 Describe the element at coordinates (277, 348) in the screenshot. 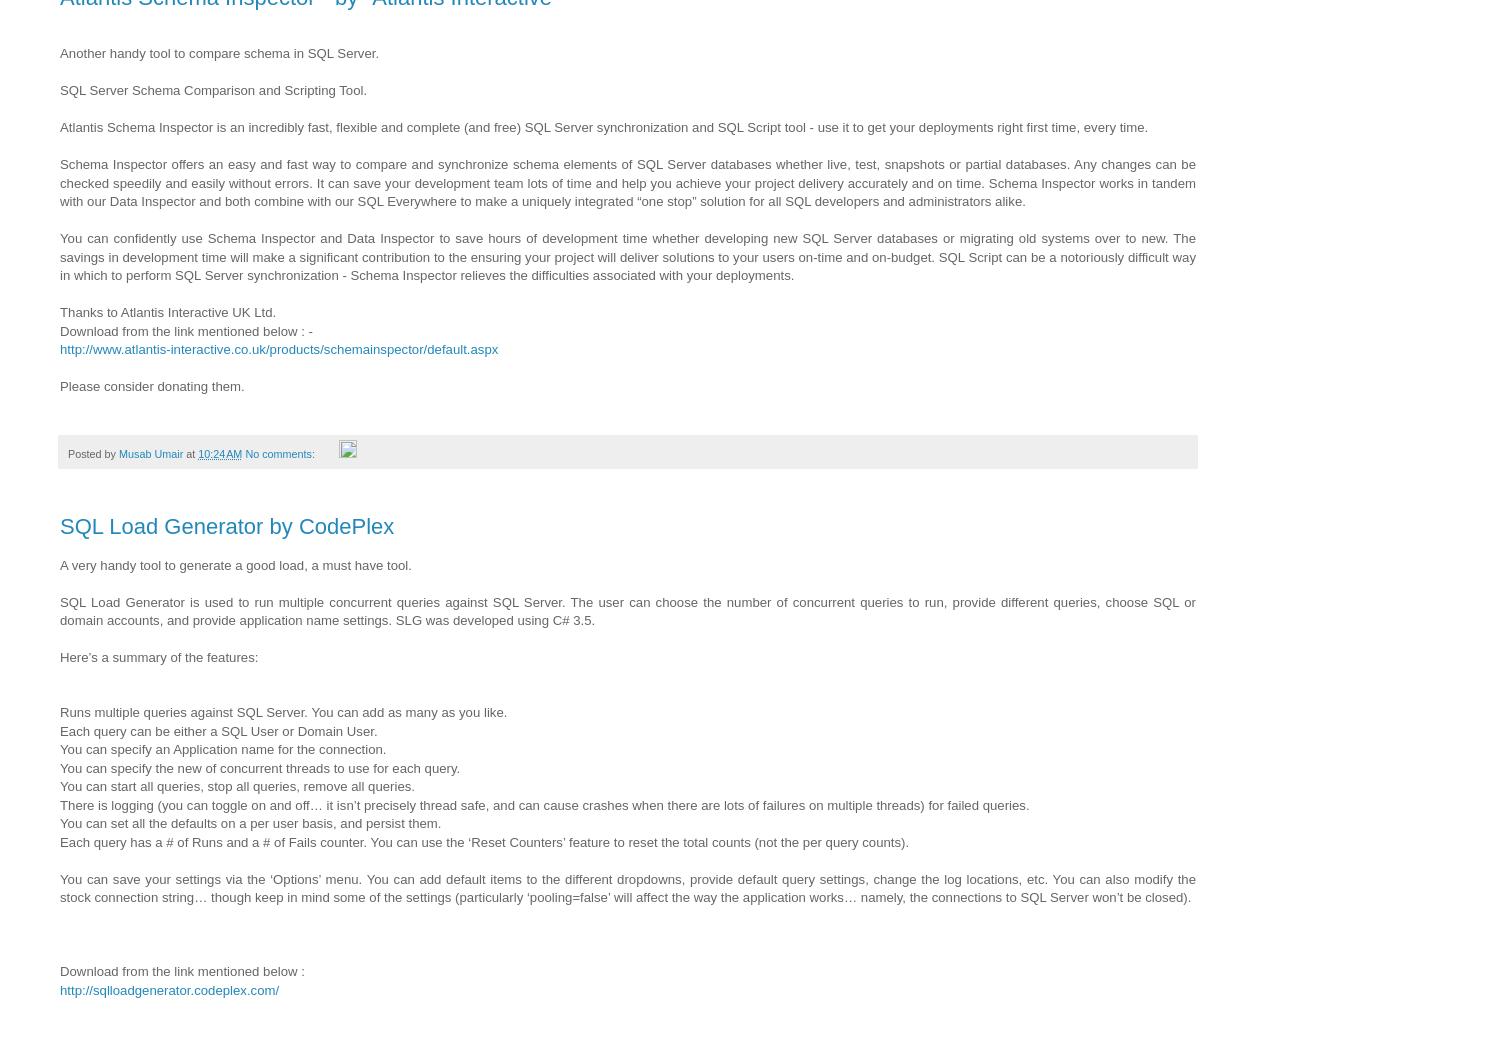

I see `'http://www.atlantis-interactive.co.uk/products/schemainspector/default.aspx'` at that location.